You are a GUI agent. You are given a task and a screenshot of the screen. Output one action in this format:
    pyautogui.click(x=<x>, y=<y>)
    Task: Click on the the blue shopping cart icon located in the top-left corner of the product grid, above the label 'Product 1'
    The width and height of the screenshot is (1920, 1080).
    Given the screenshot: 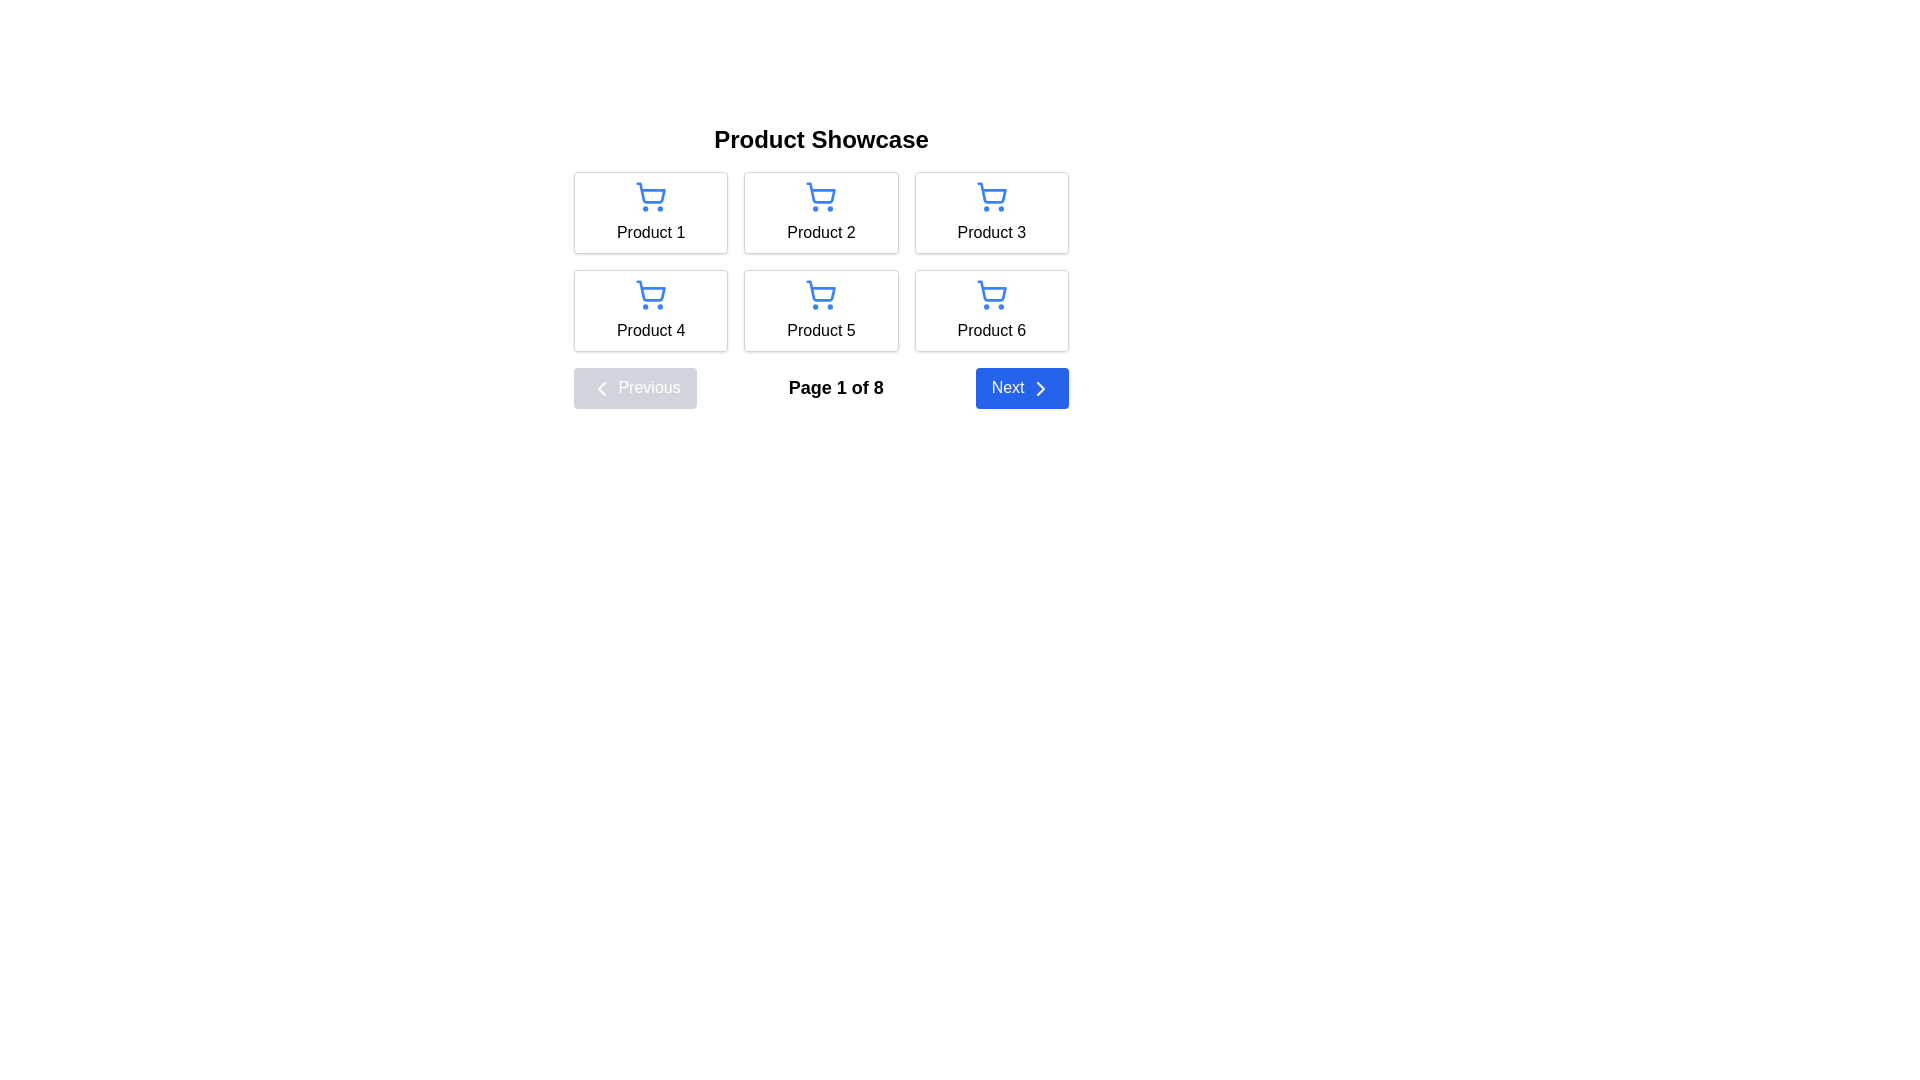 What is the action you would take?
    pyautogui.click(x=651, y=196)
    